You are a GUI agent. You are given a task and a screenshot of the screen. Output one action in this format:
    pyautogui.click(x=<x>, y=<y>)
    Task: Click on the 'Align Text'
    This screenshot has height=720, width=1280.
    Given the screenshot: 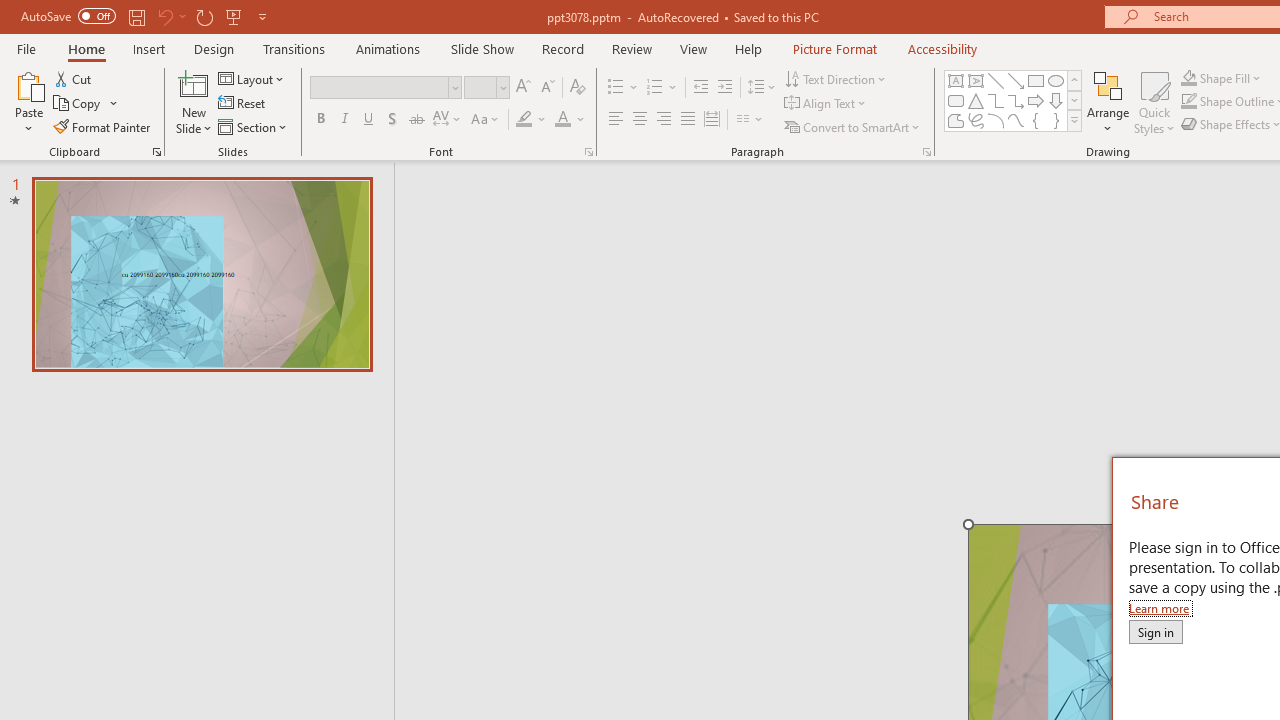 What is the action you would take?
    pyautogui.click(x=826, y=103)
    